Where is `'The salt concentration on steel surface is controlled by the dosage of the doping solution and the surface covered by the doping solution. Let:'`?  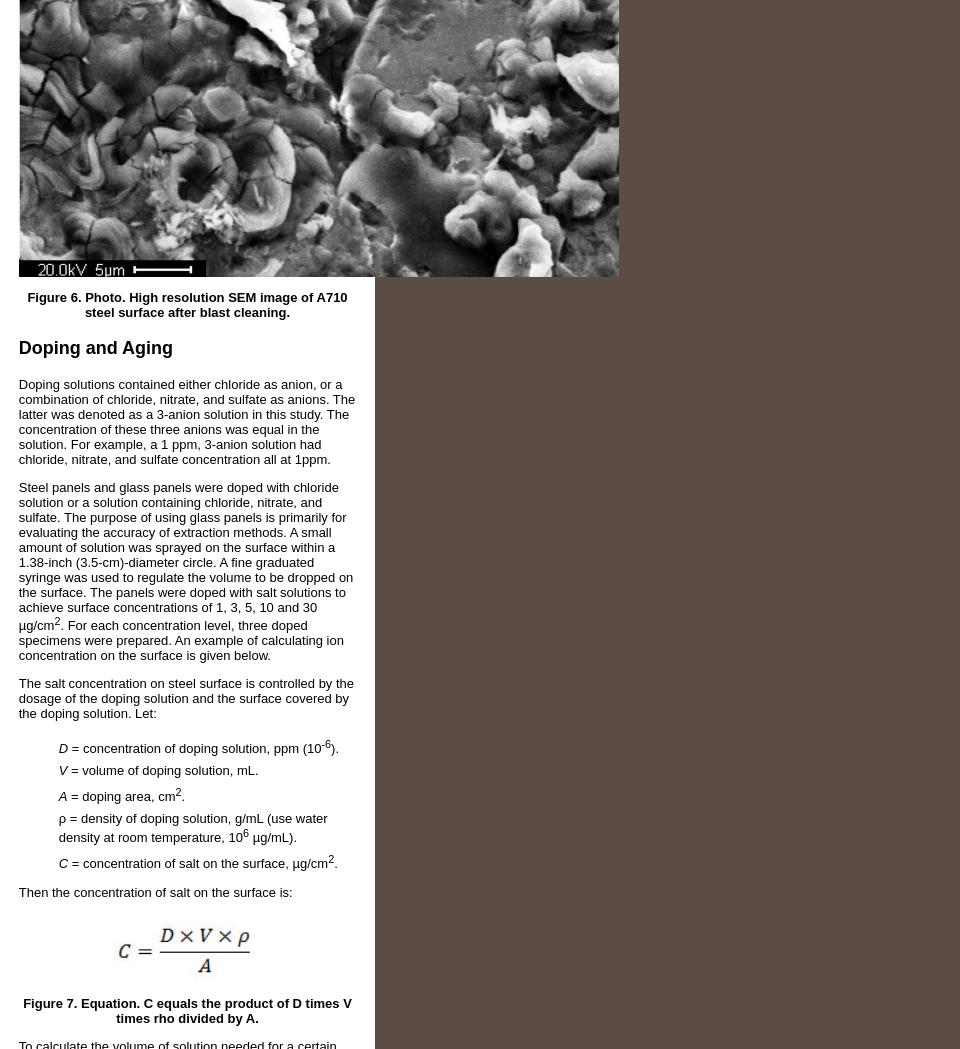 'The salt concentration on steel surface is controlled by the dosage of the doping solution and the surface covered by the doping solution. Let:' is located at coordinates (186, 698).